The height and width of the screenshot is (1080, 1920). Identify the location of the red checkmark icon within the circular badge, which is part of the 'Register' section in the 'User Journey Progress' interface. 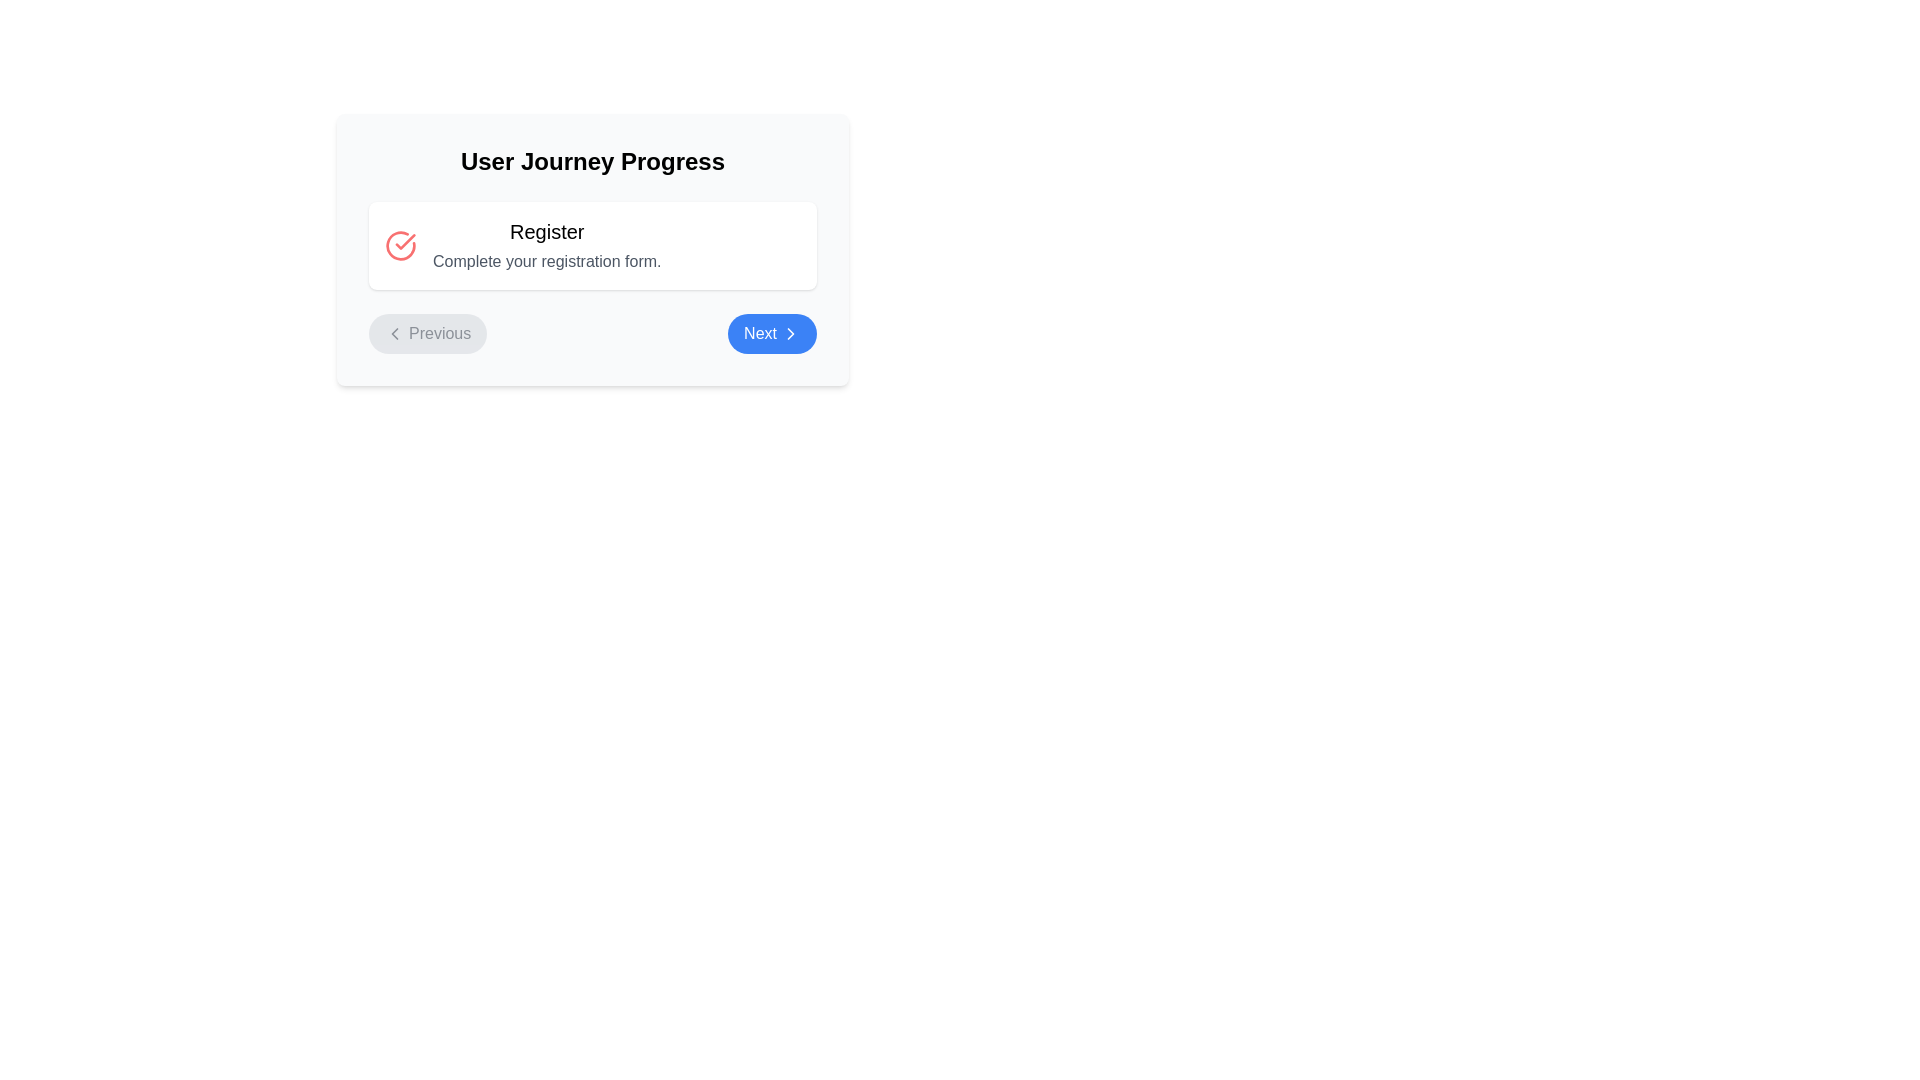
(404, 241).